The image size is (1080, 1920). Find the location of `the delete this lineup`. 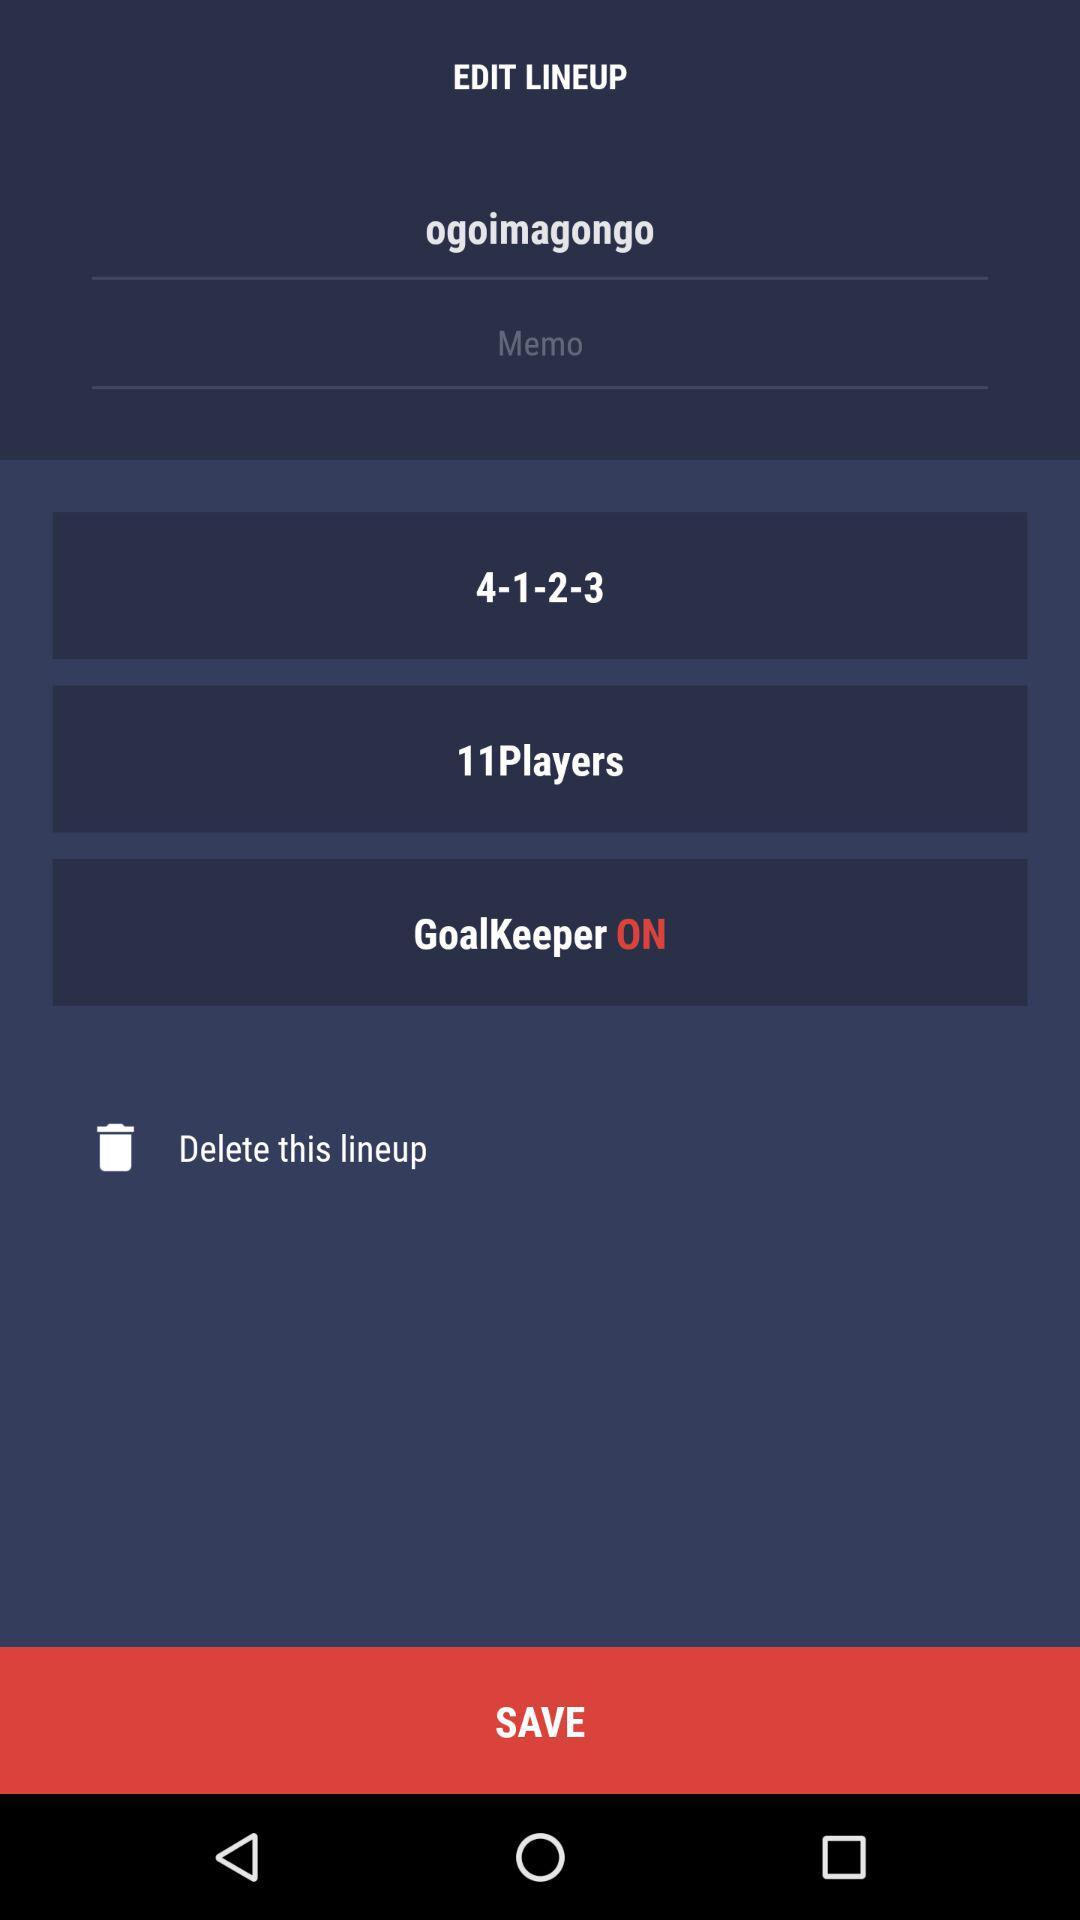

the delete this lineup is located at coordinates (238, 1147).